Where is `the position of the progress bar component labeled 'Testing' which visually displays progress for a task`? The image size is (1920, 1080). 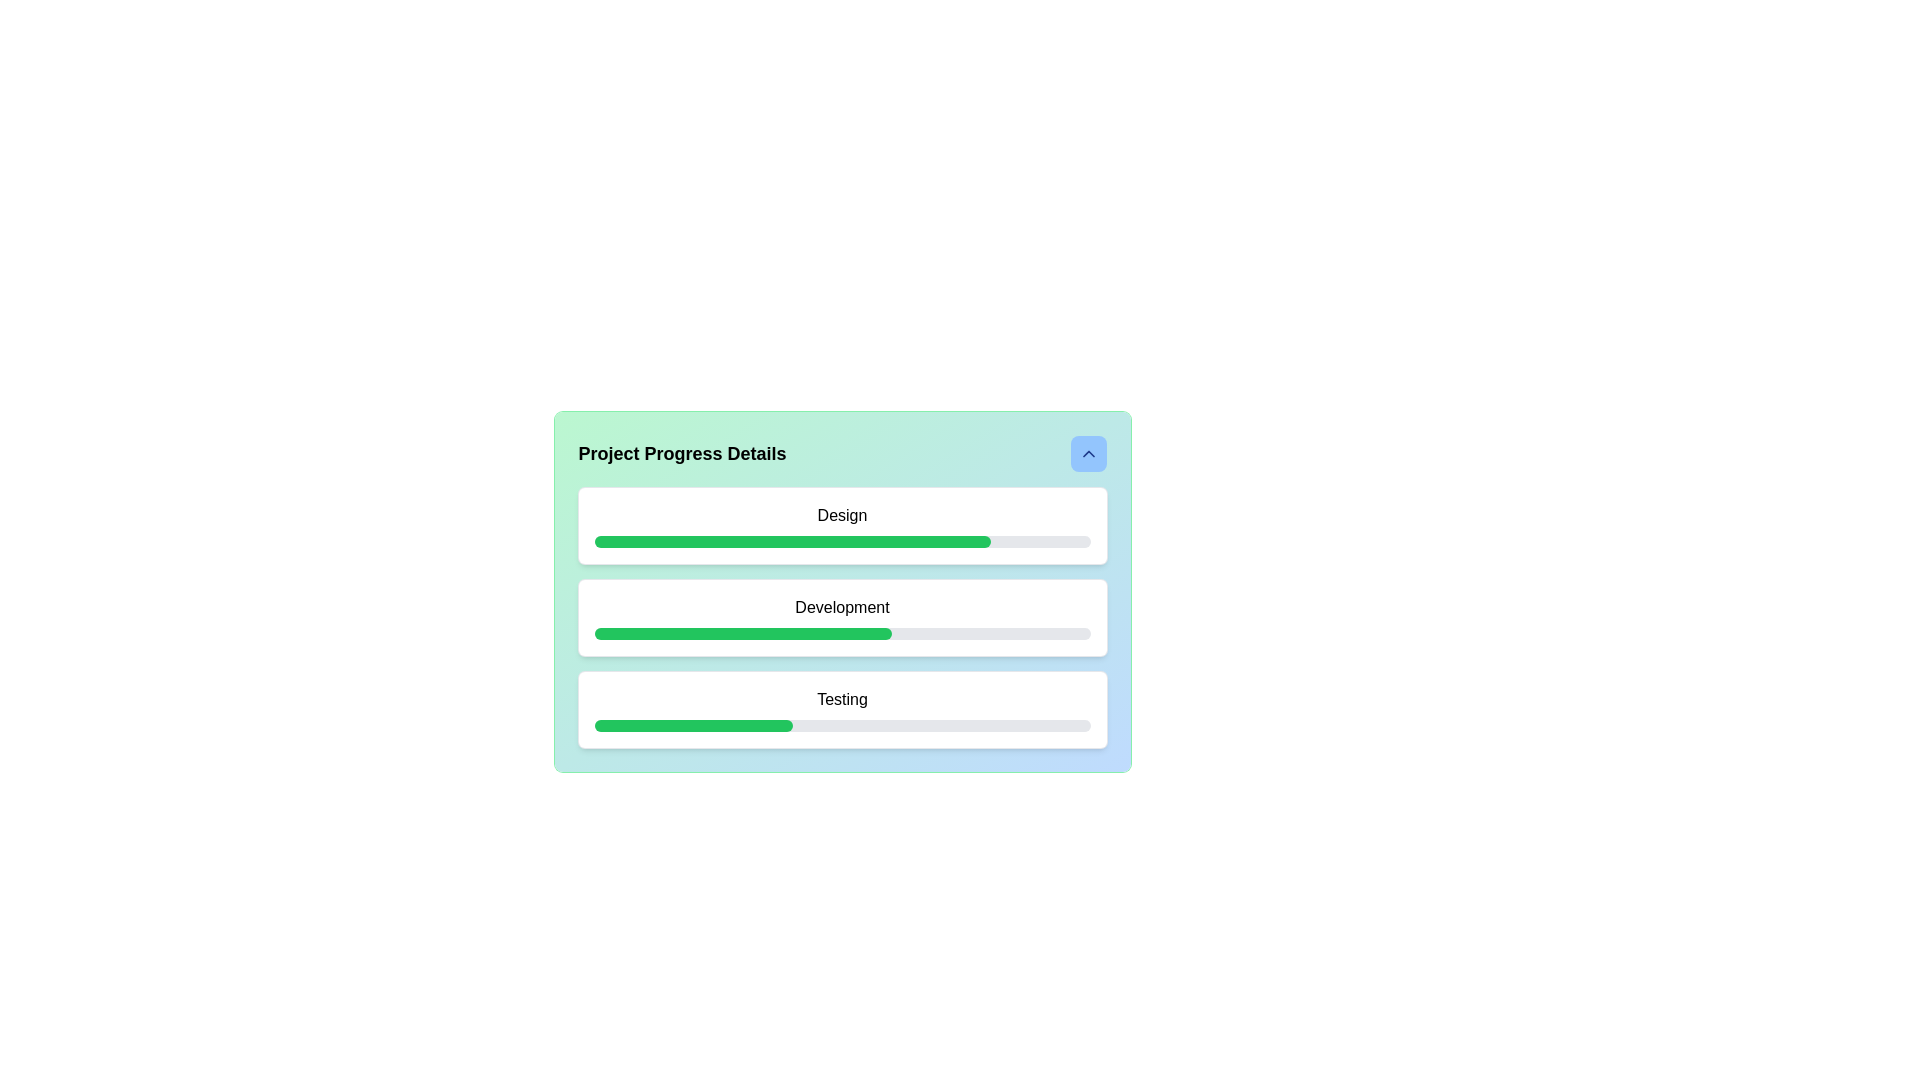 the position of the progress bar component labeled 'Testing' which visually displays progress for a task is located at coordinates (842, 725).